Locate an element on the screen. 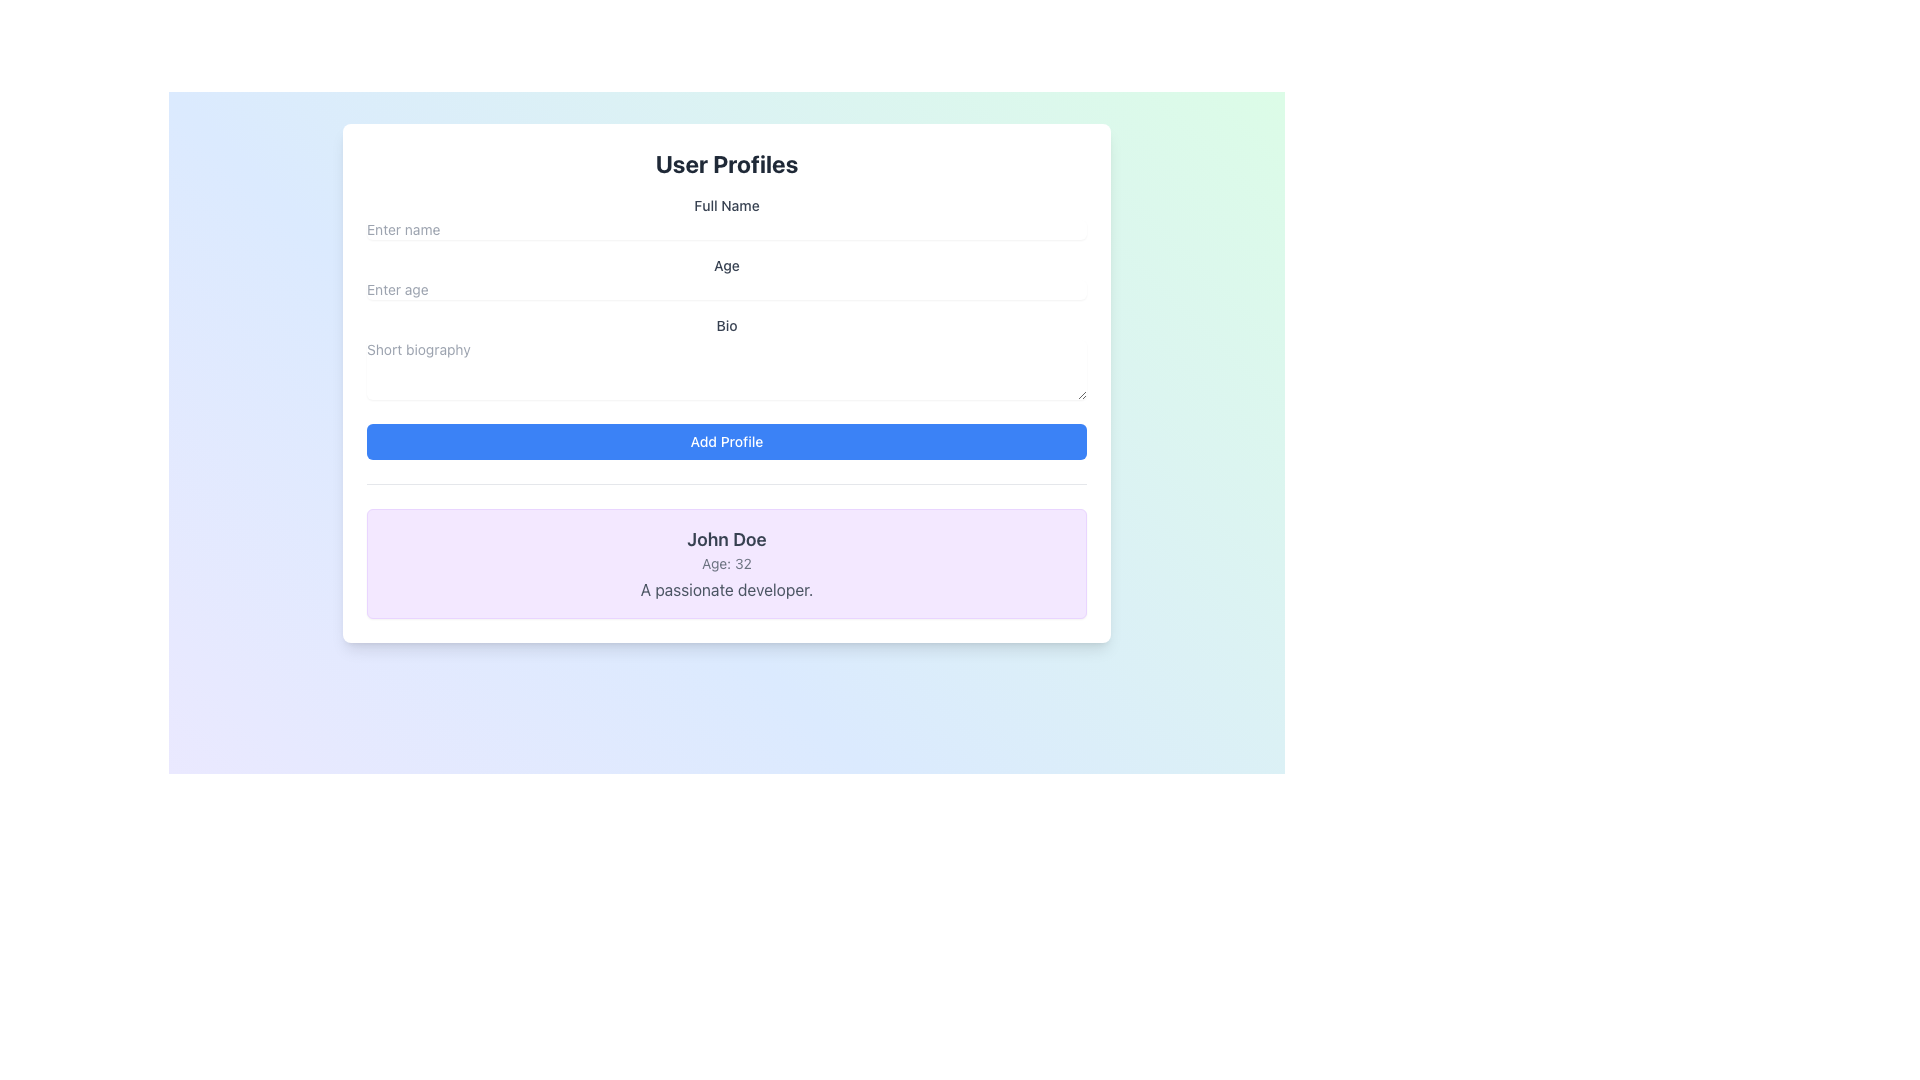 The height and width of the screenshot is (1080, 1920). into the 'Full Name' labeled text input field is located at coordinates (725, 218).